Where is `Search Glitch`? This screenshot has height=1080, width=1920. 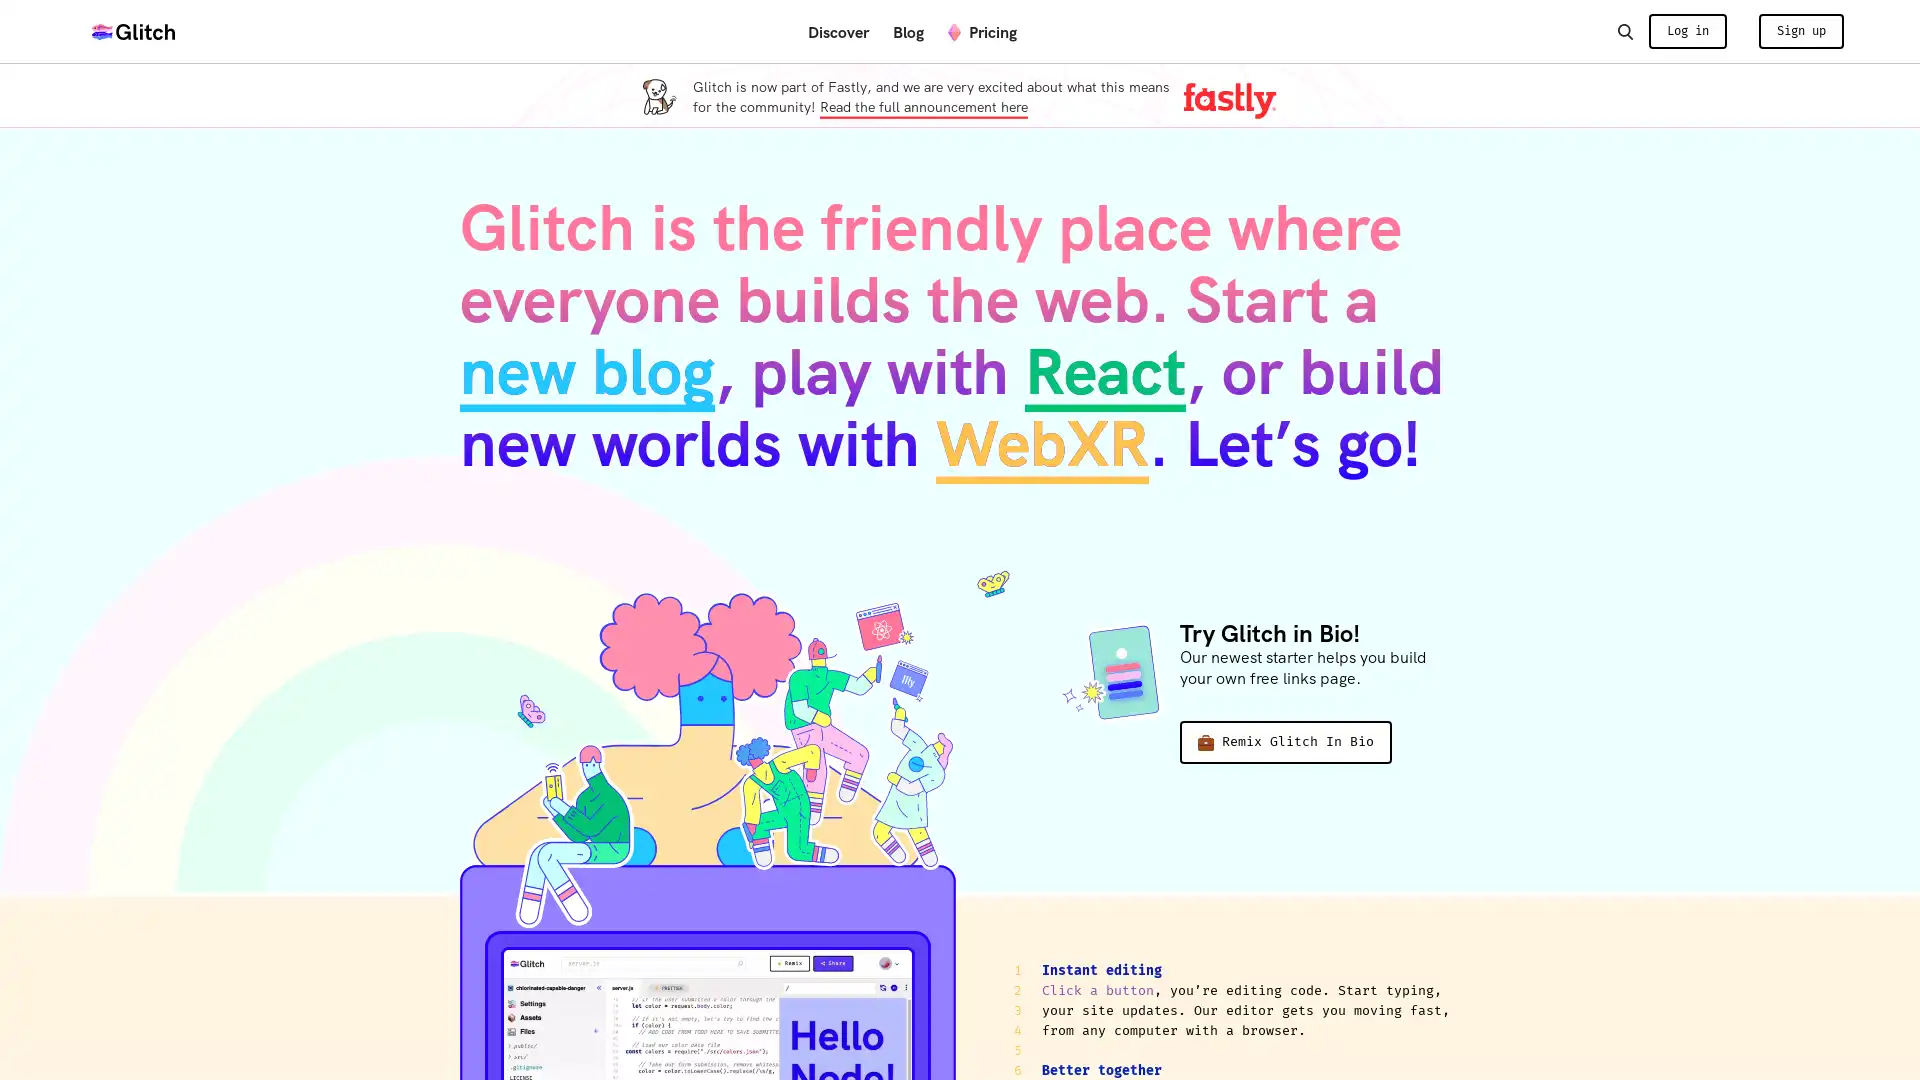
Search Glitch is located at coordinates (1624, 30).